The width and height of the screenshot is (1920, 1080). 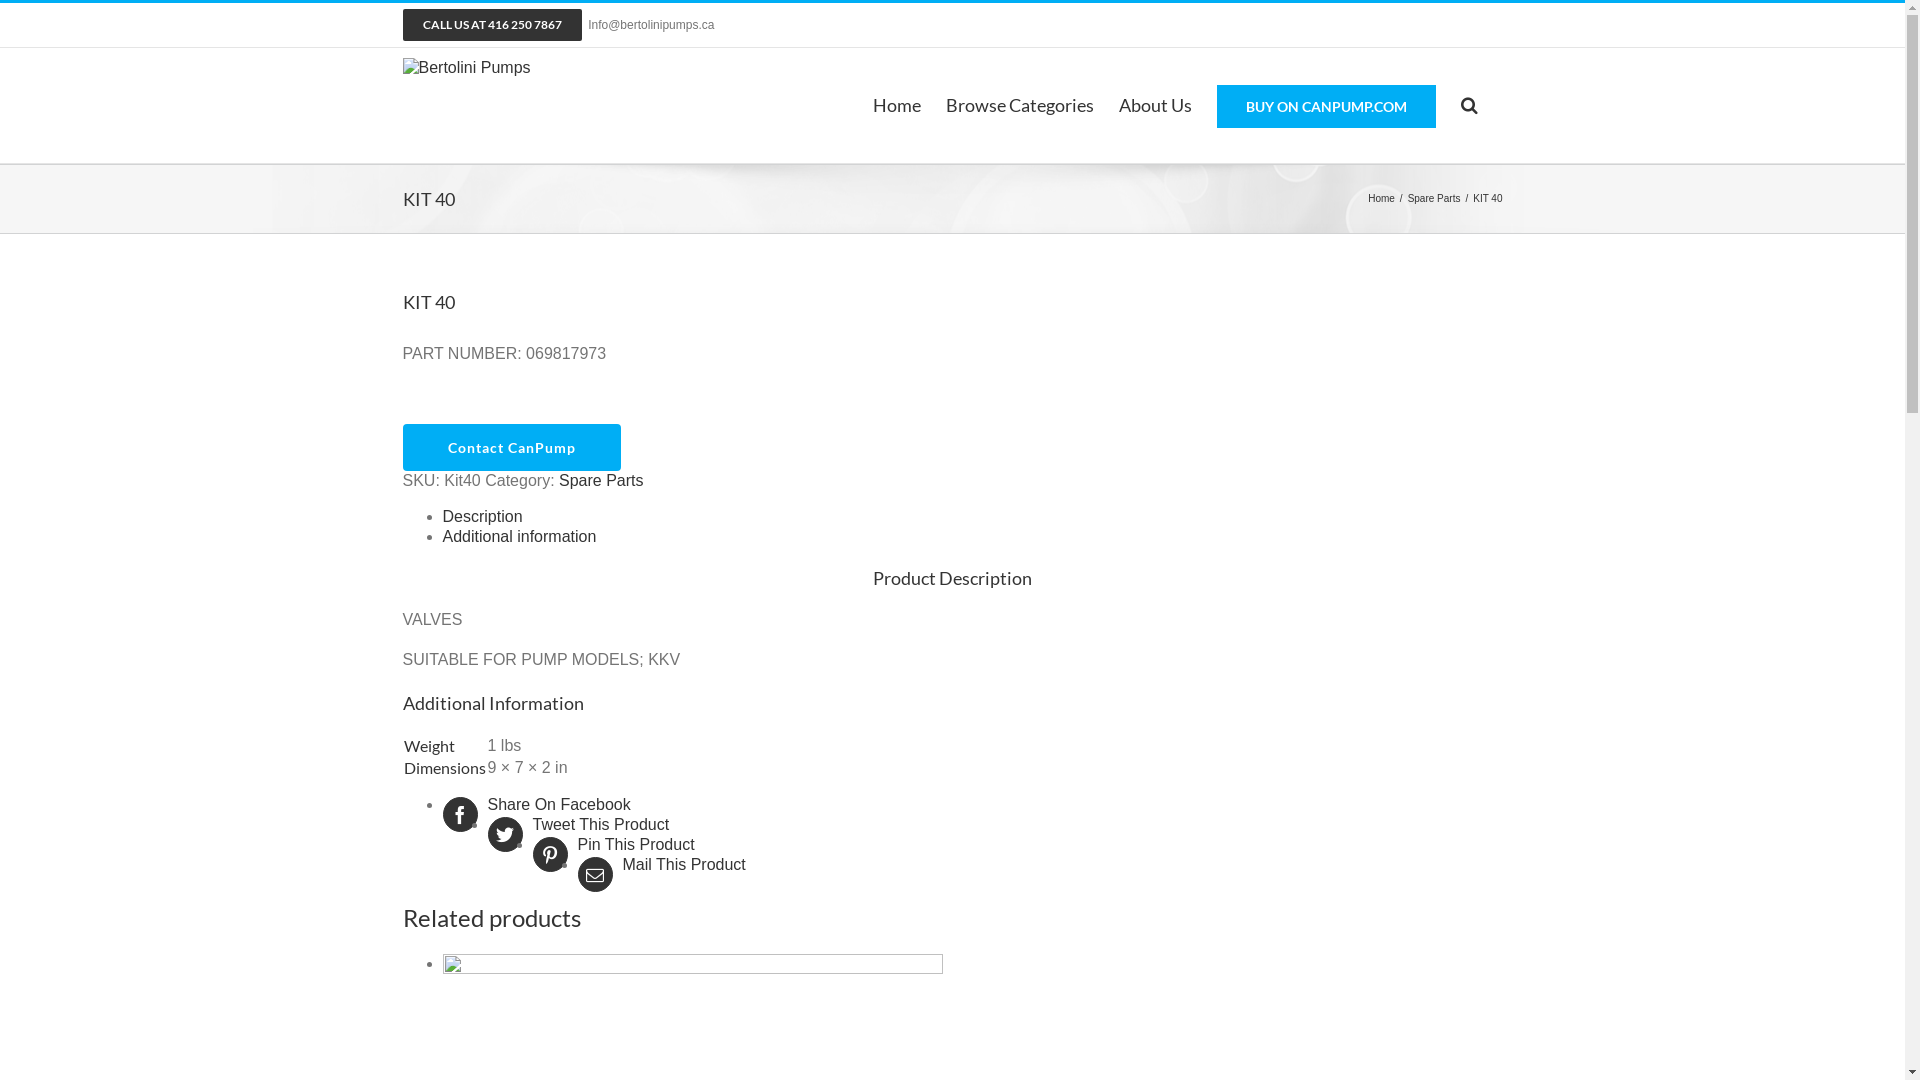 I want to click on 'Home', so click(x=895, y=105).